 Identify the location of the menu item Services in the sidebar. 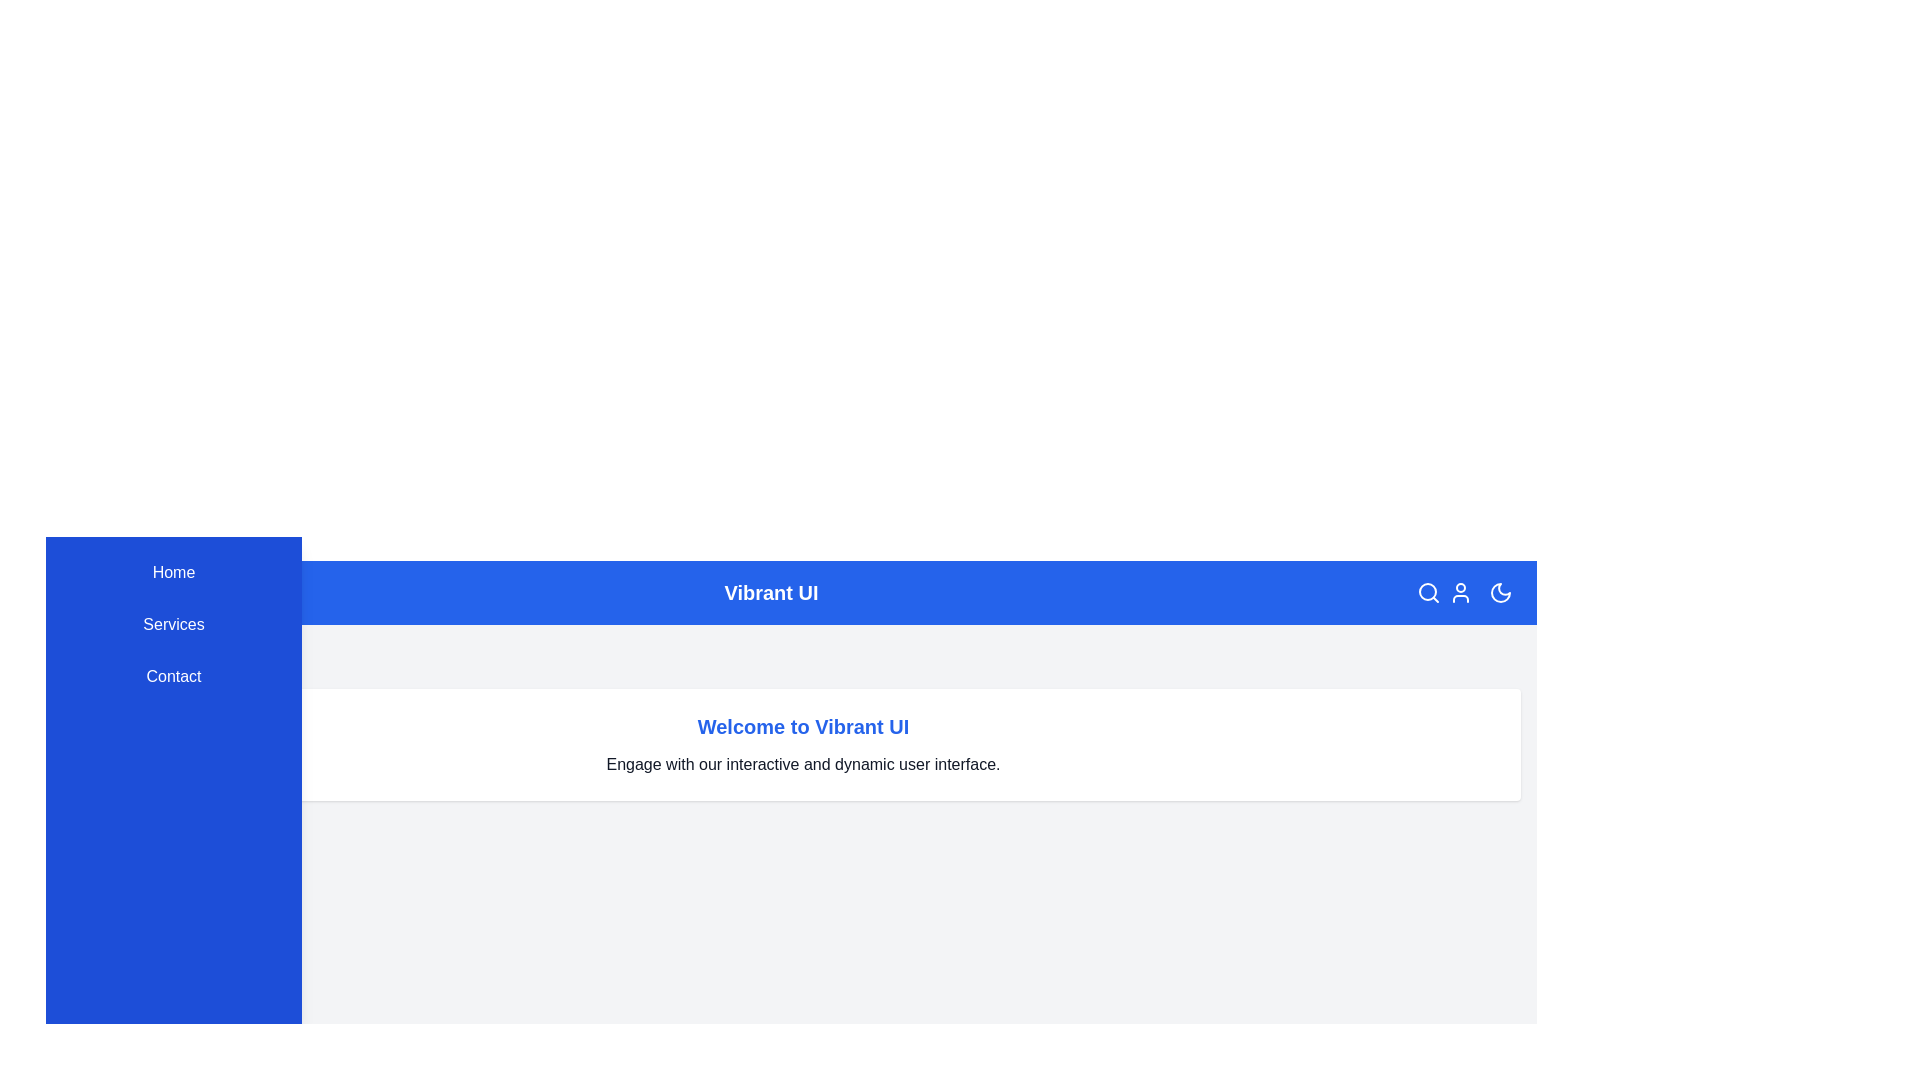
(173, 623).